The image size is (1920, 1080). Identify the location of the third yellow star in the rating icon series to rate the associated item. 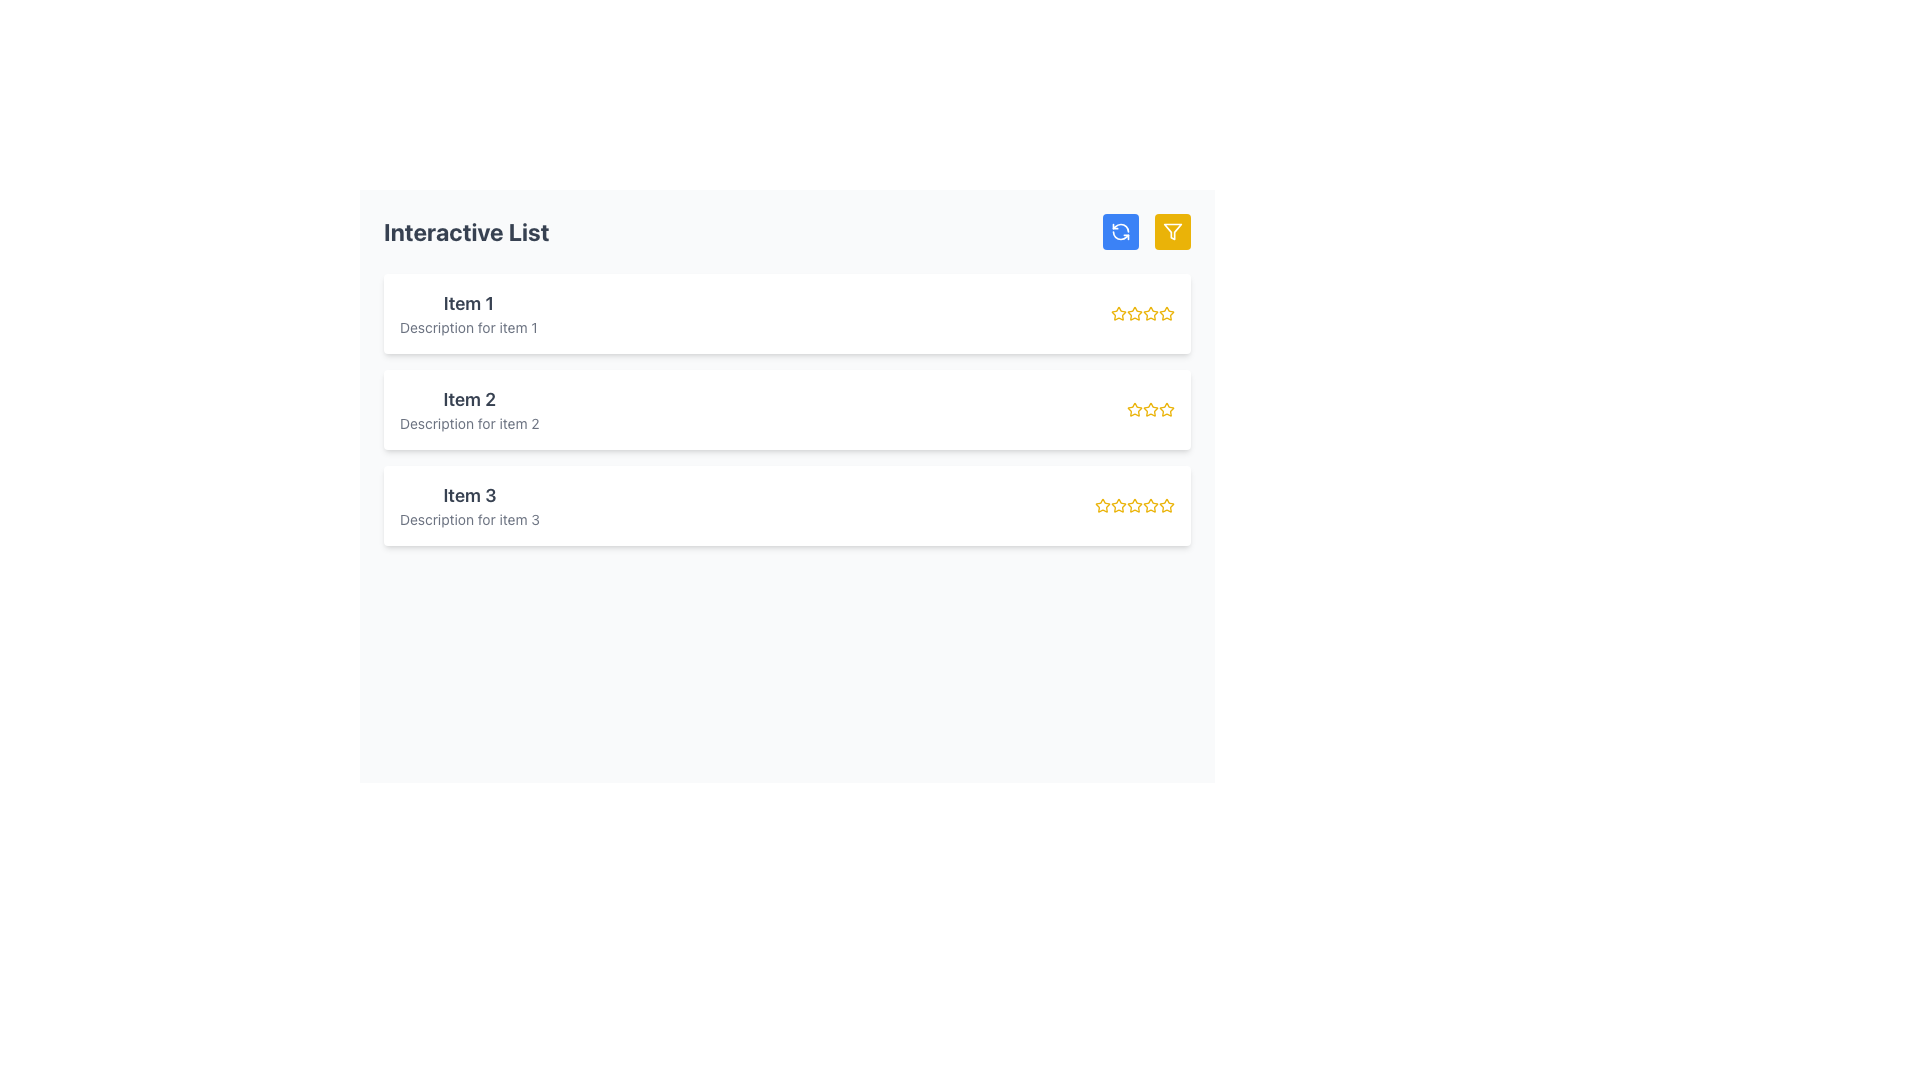
(1150, 312).